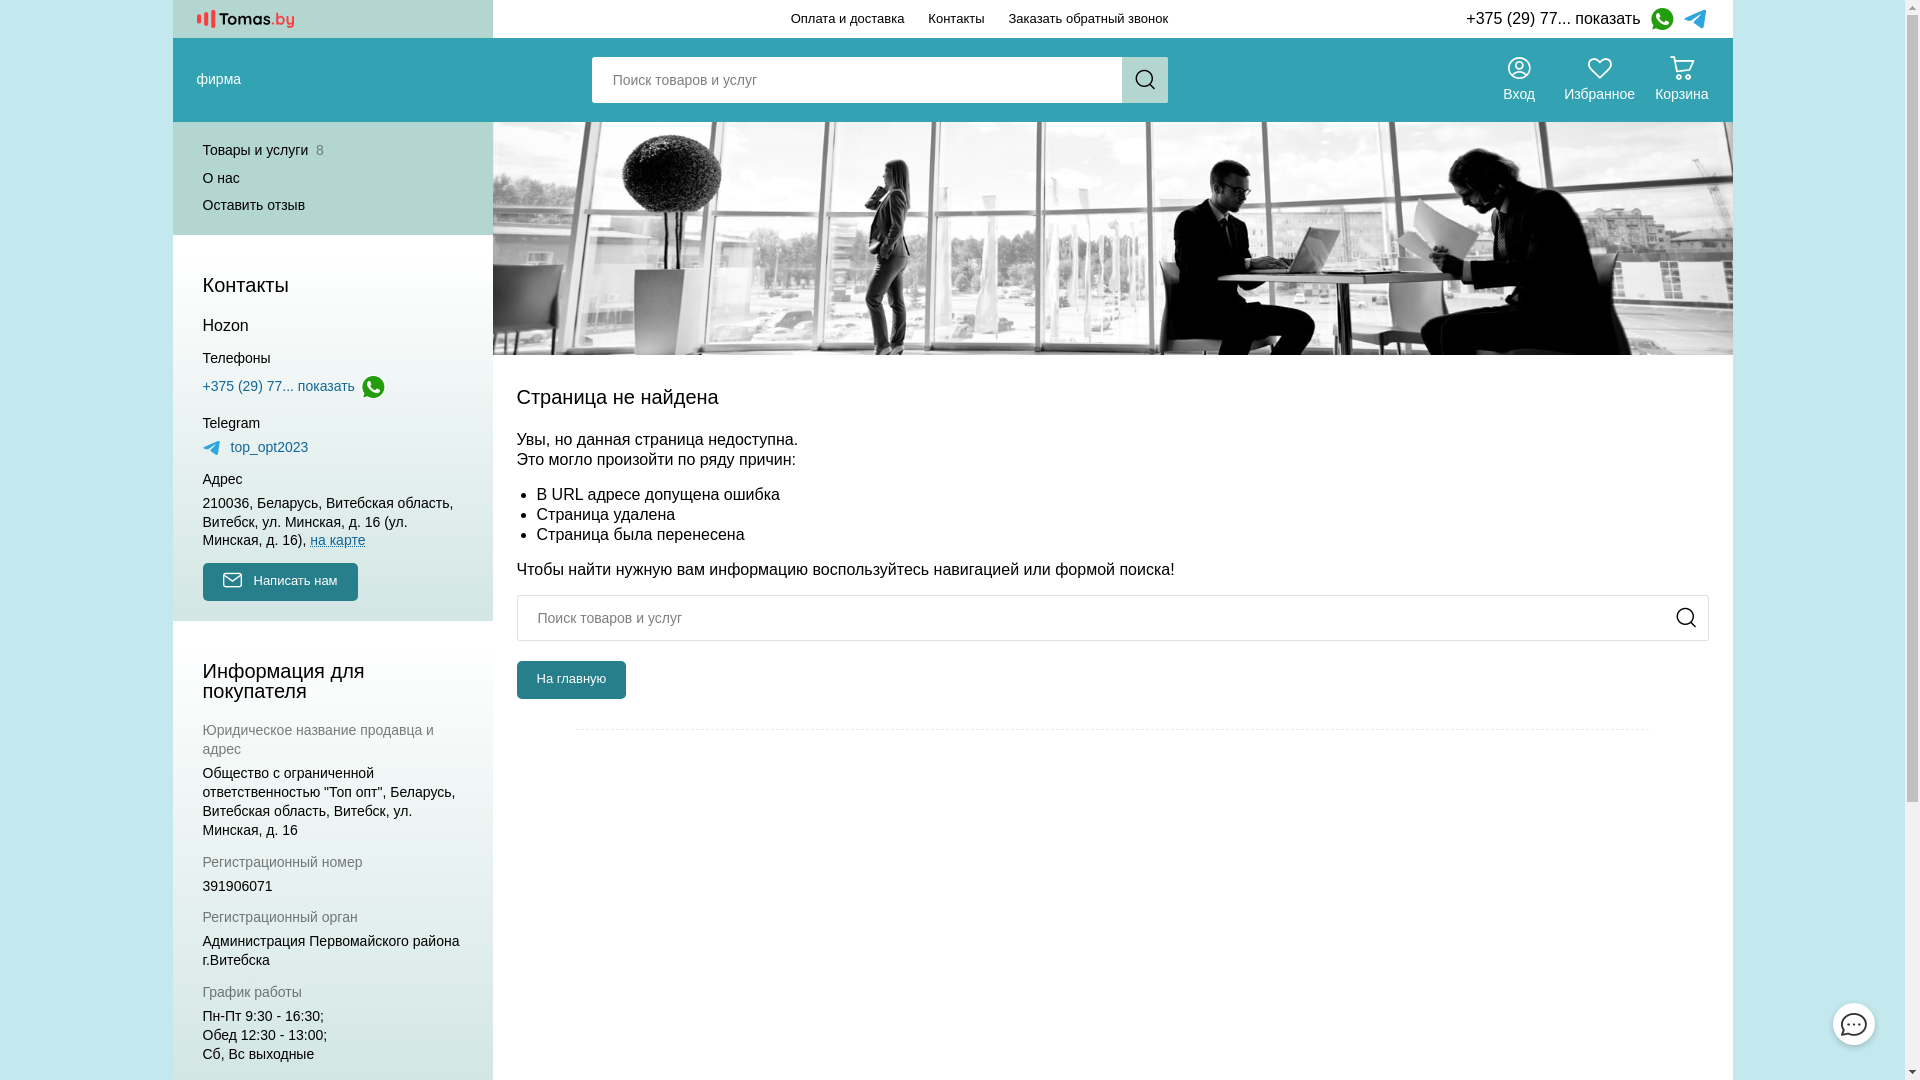 The width and height of the screenshot is (1920, 1080). I want to click on 'top_opt2023', so click(253, 446).